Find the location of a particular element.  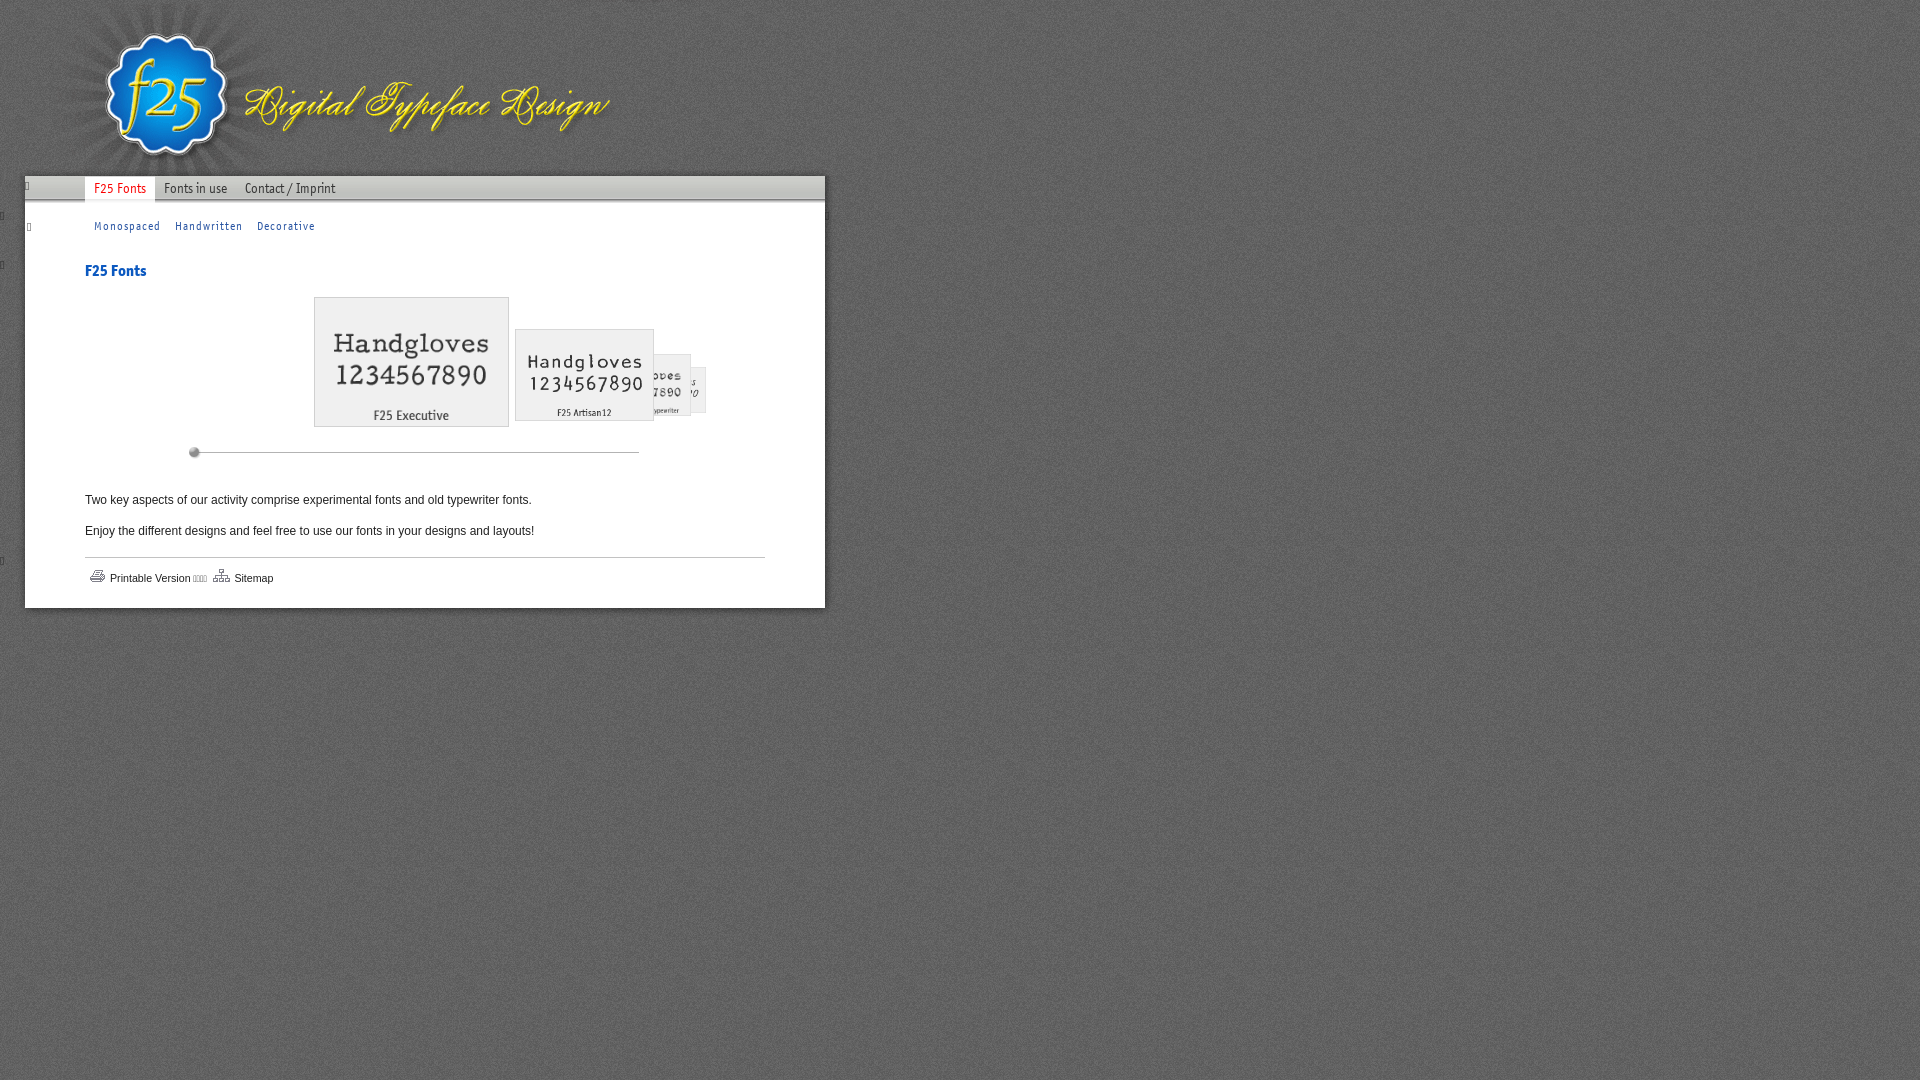

'Printable Version' is located at coordinates (149, 578).